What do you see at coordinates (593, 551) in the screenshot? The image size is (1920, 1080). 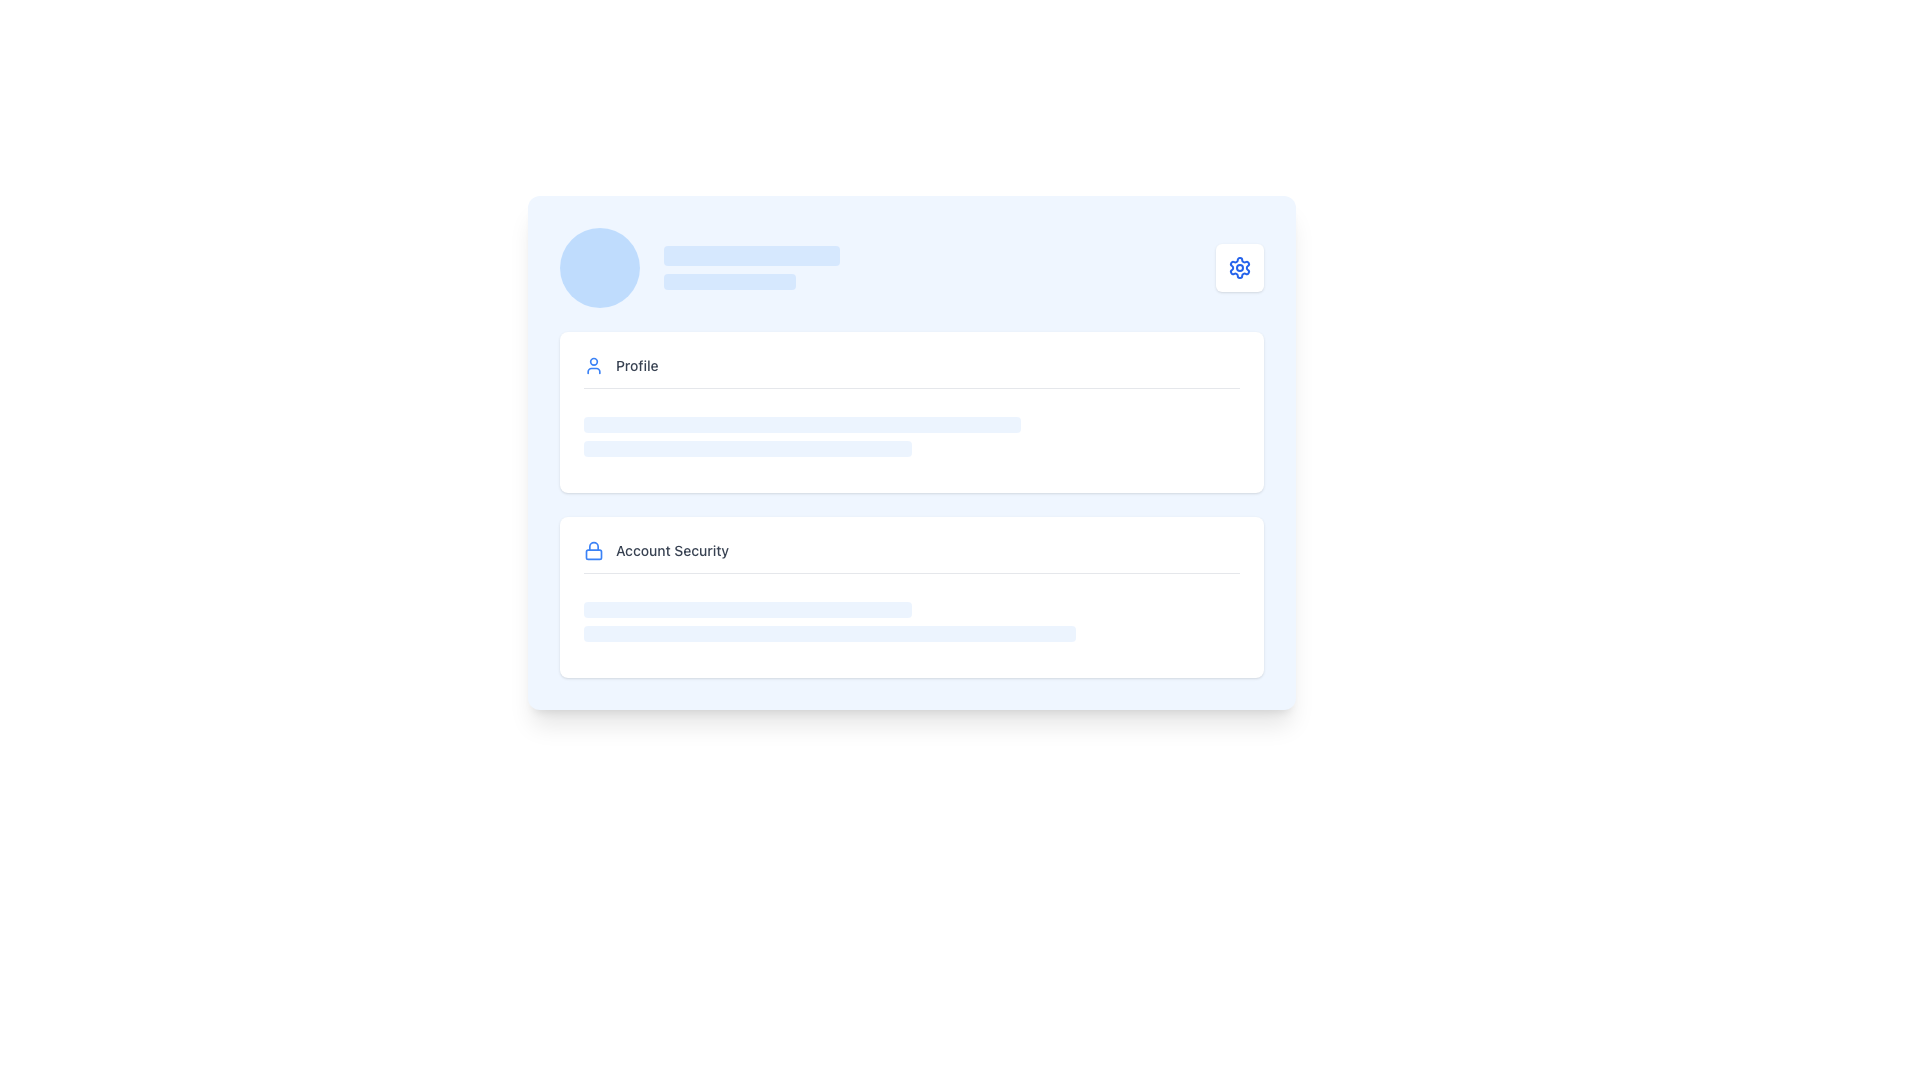 I see `the blue outlined lock icon with a rounded design, located immediately to the left of the text 'Account Security'` at bounding box center [593, 551].